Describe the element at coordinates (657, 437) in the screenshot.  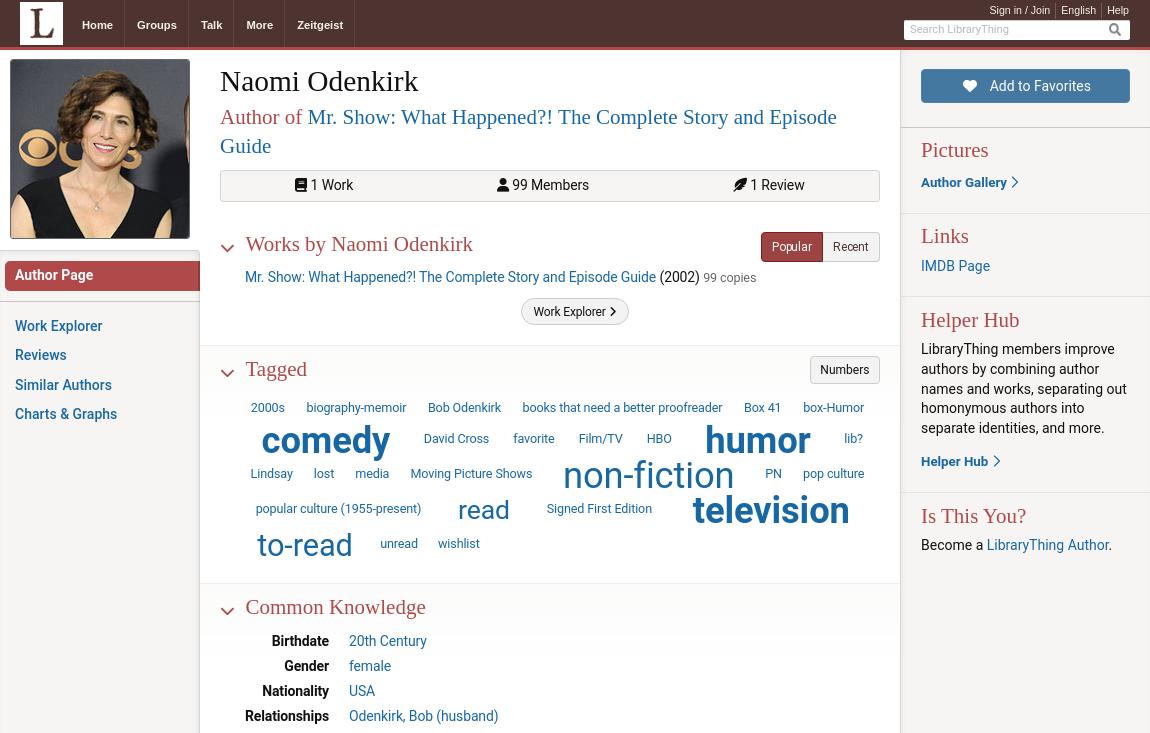
I see `'HBO'` at that location.